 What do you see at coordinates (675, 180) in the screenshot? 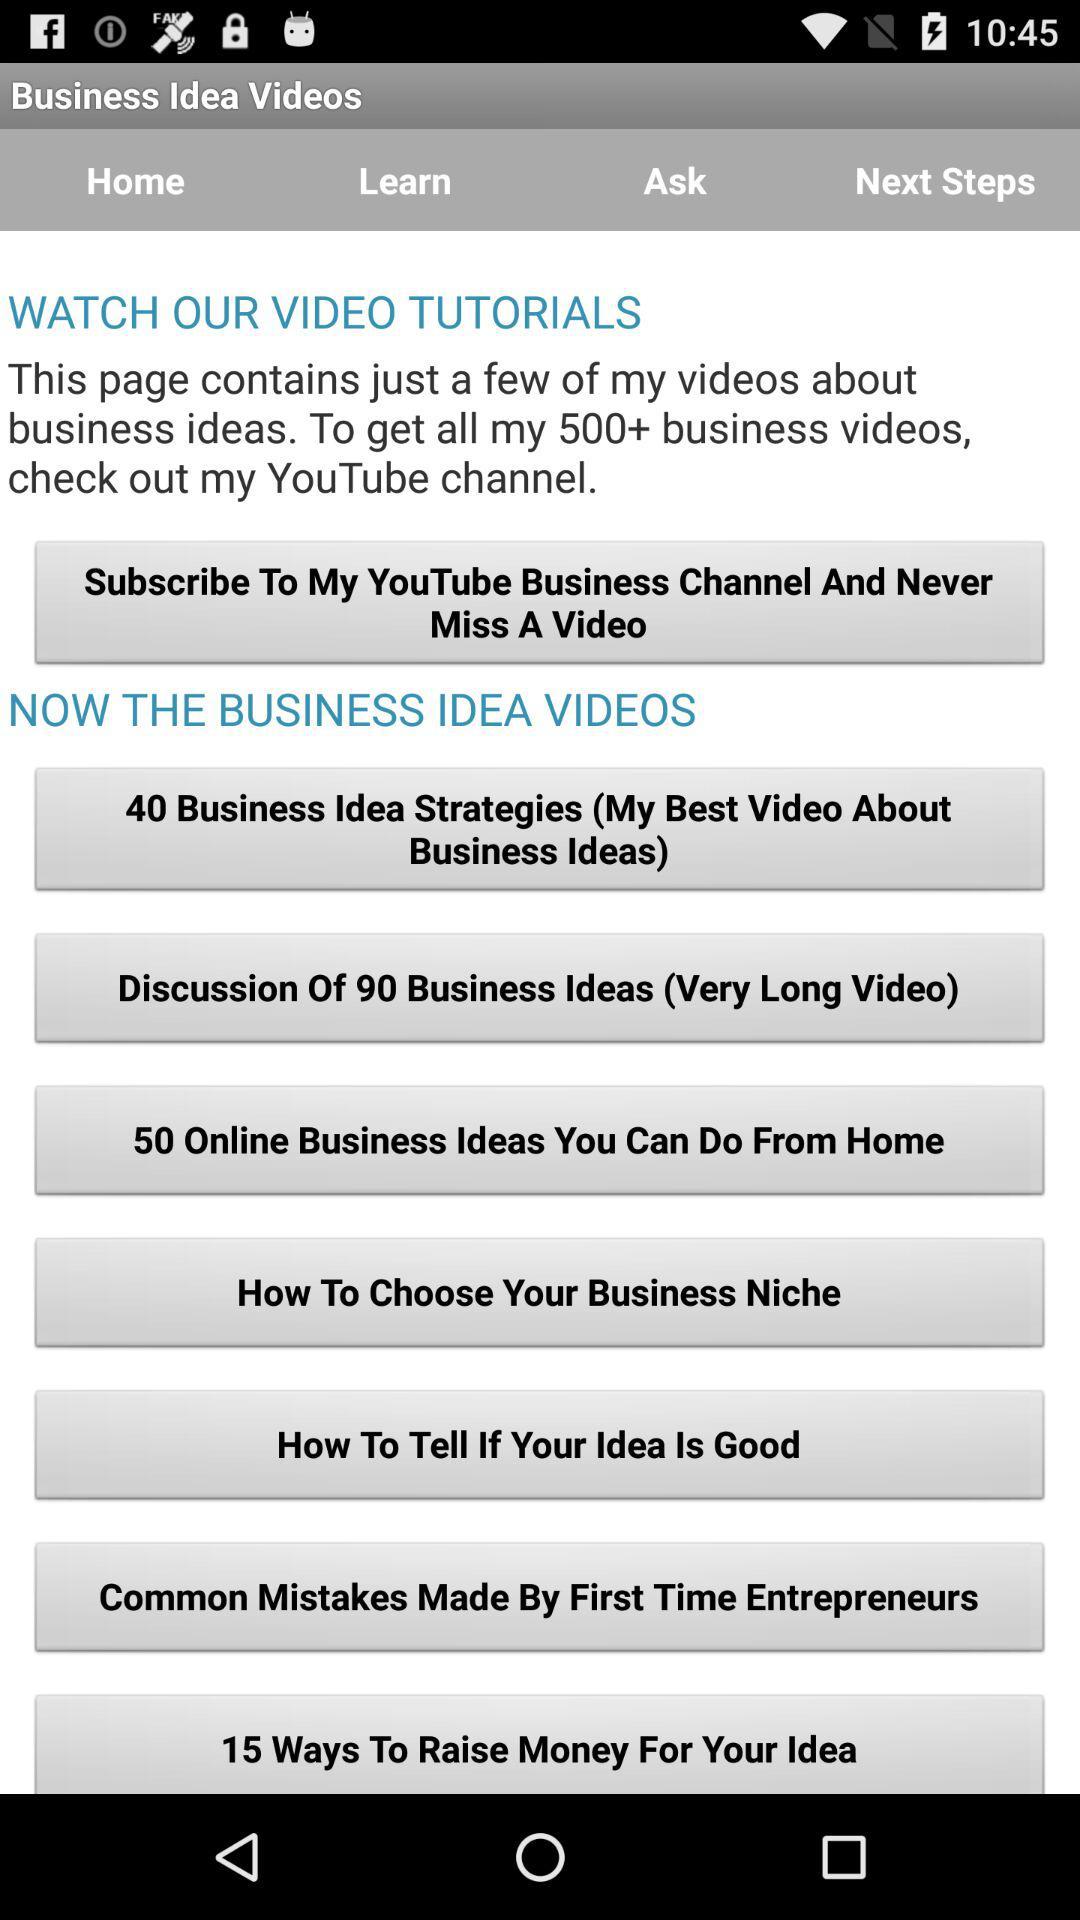
I see `the button to the left of the next steps` at bounding box center [675, 180].